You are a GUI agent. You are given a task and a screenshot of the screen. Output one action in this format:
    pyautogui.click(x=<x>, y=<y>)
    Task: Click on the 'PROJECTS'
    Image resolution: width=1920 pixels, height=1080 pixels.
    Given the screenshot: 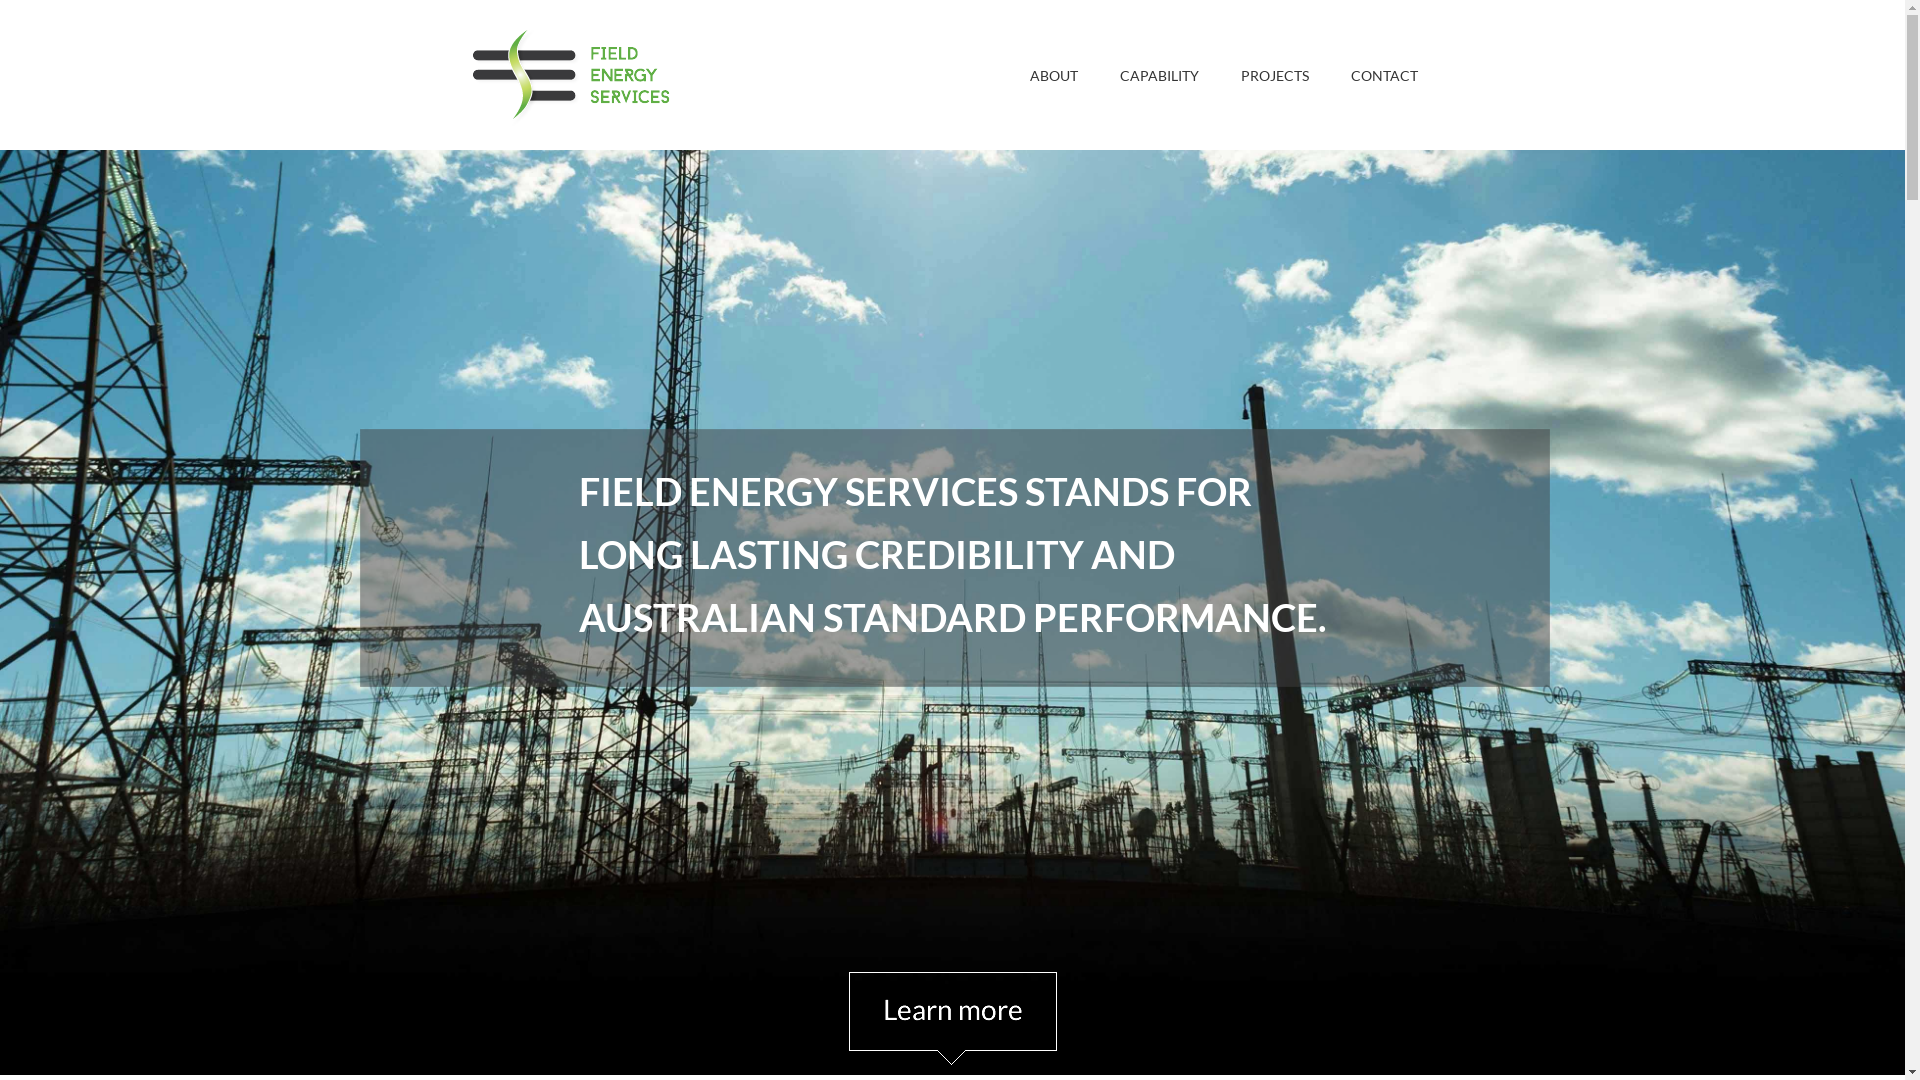 What is the action you would take?
    pyautogui.click(x=1226, y=73)
    